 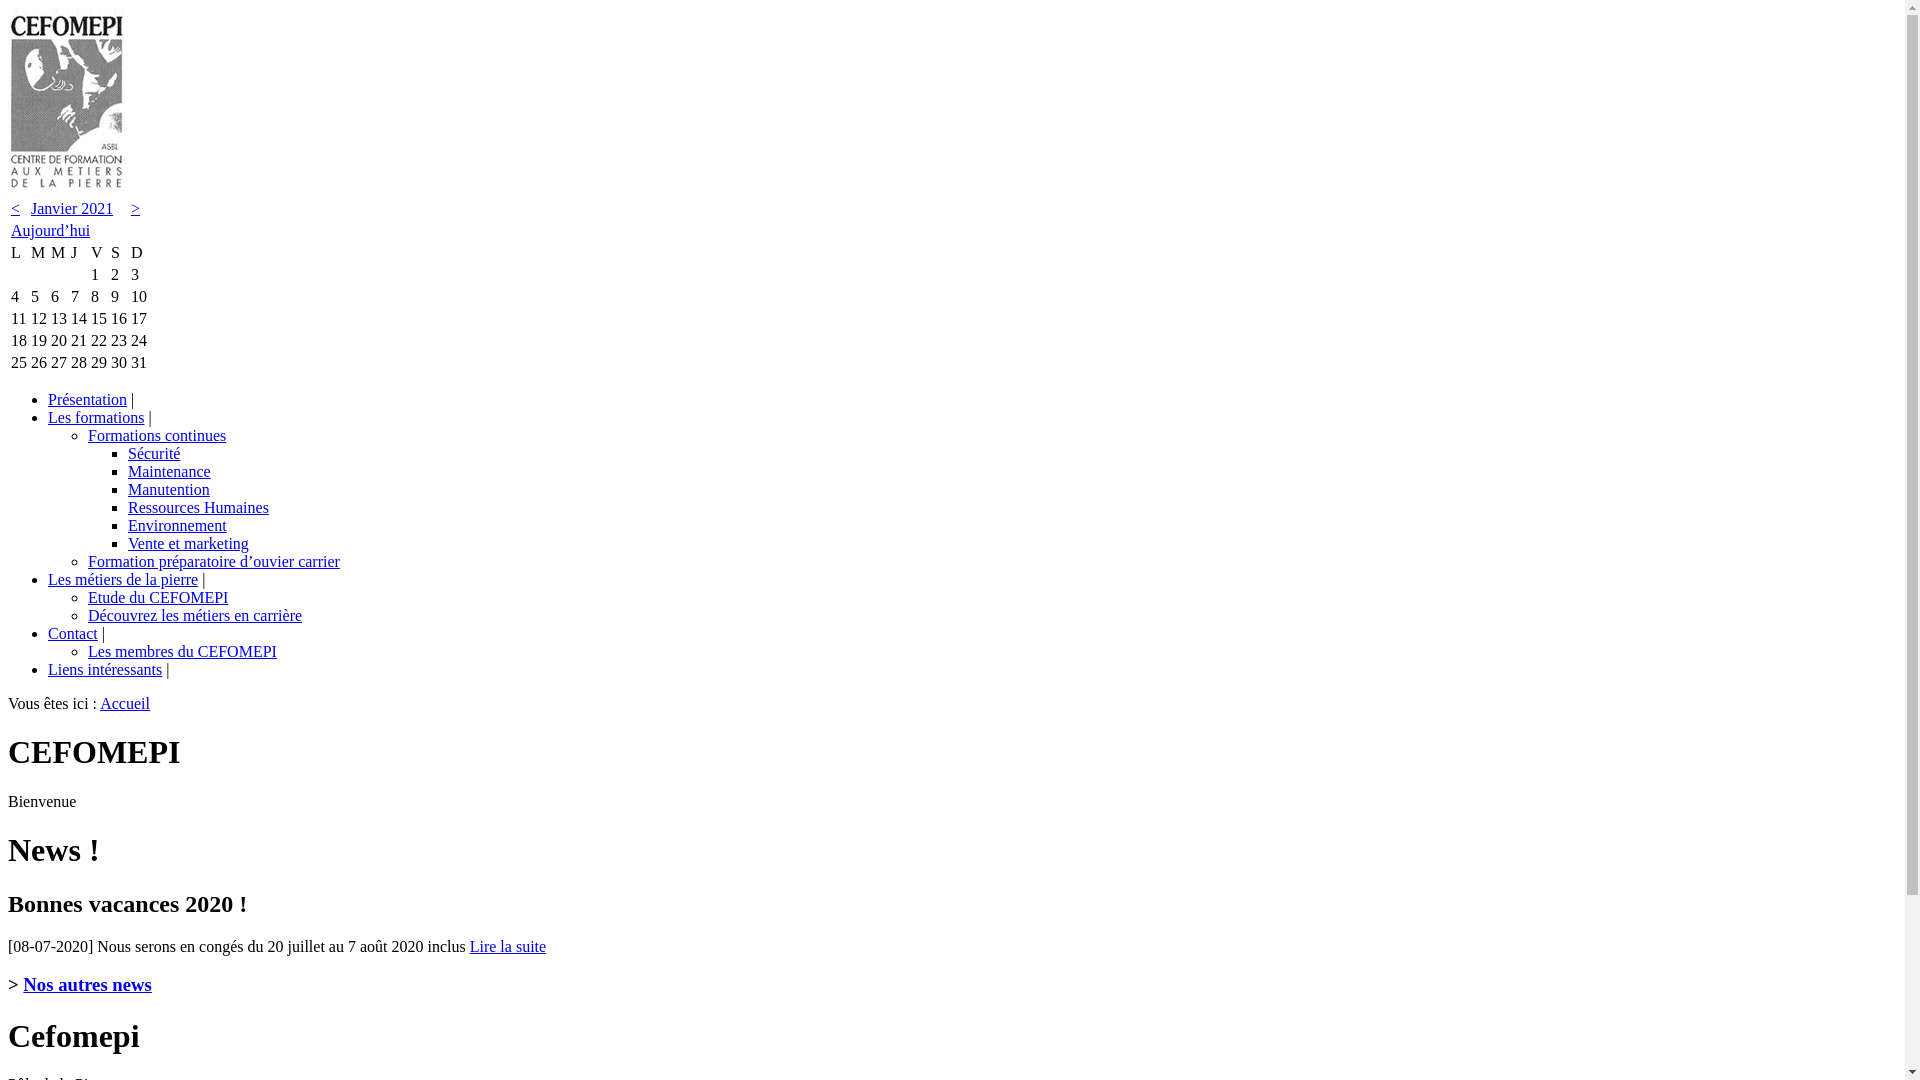 What do you see at coordinates (86, 596) in the screenshot?
I see `'Etude du CEFOMEPI'` at bounding box center [86, 596].